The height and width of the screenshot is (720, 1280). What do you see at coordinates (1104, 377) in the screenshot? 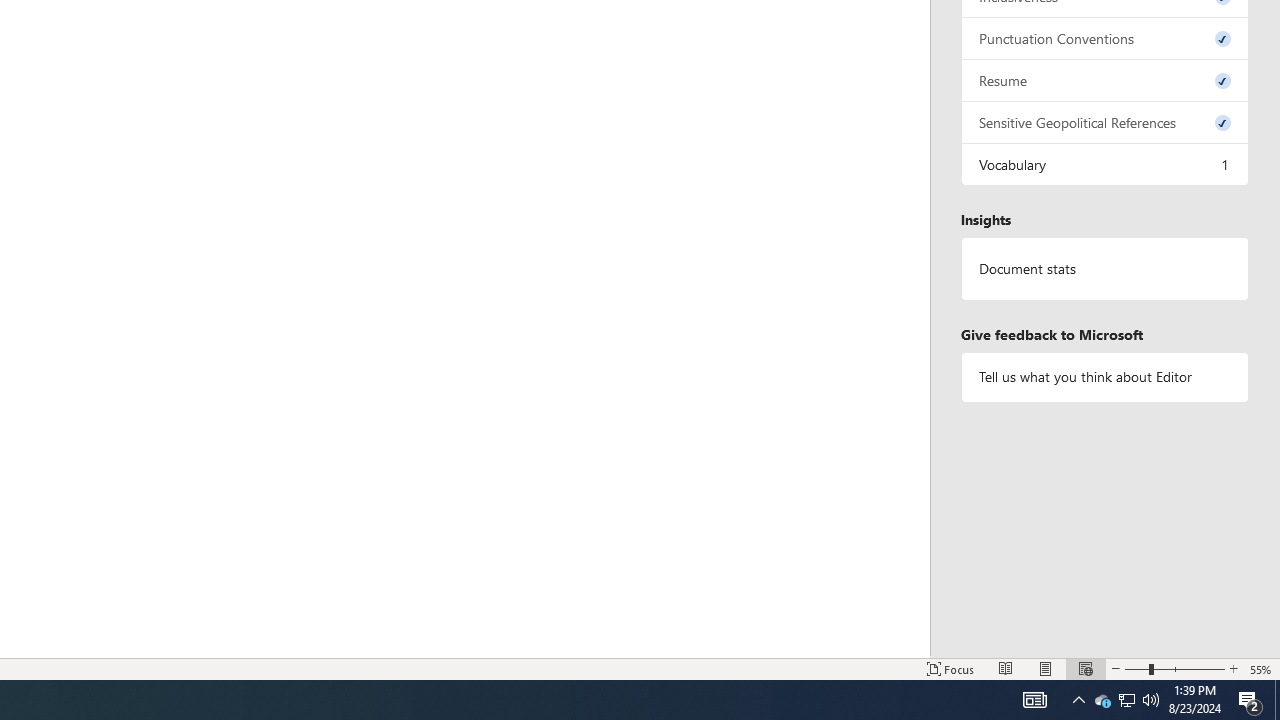
I see `'Tell us what you think about Editor'` at bounding box center [1104, 377].